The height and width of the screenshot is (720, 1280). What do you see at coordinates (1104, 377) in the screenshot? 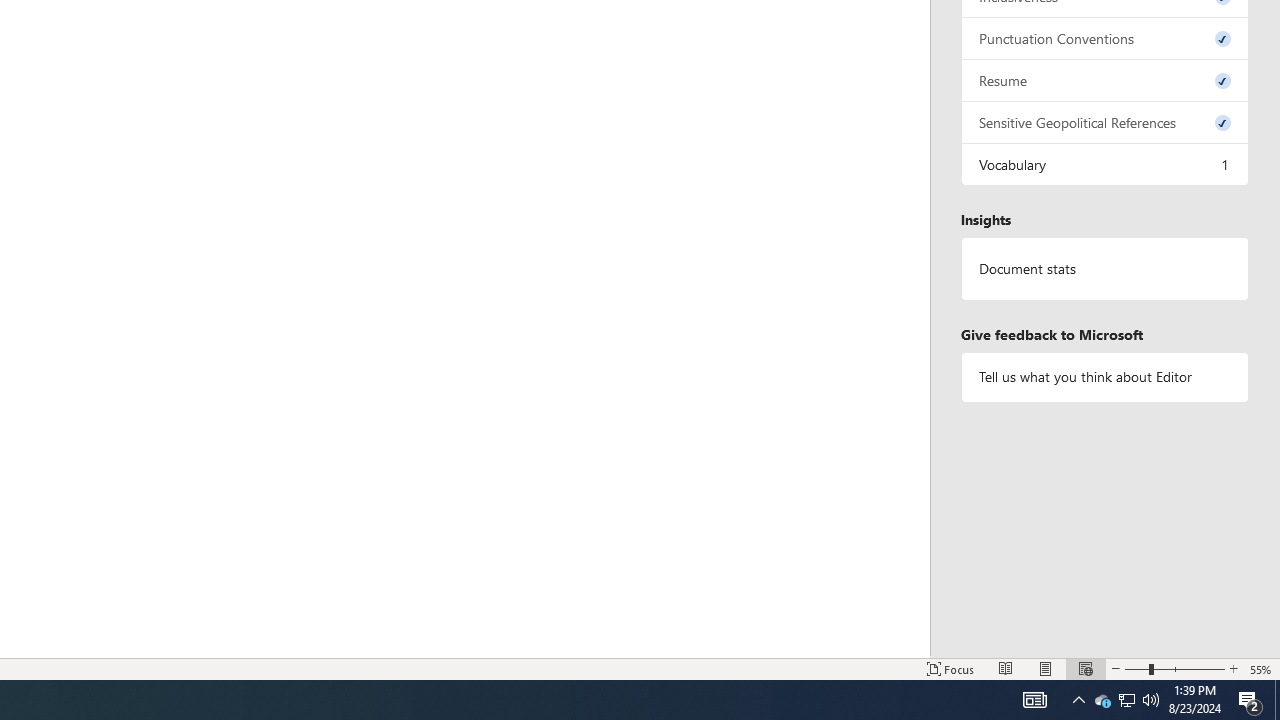
I see `'Tell us what you think about Editor'` at bounding box center [1104, 377].